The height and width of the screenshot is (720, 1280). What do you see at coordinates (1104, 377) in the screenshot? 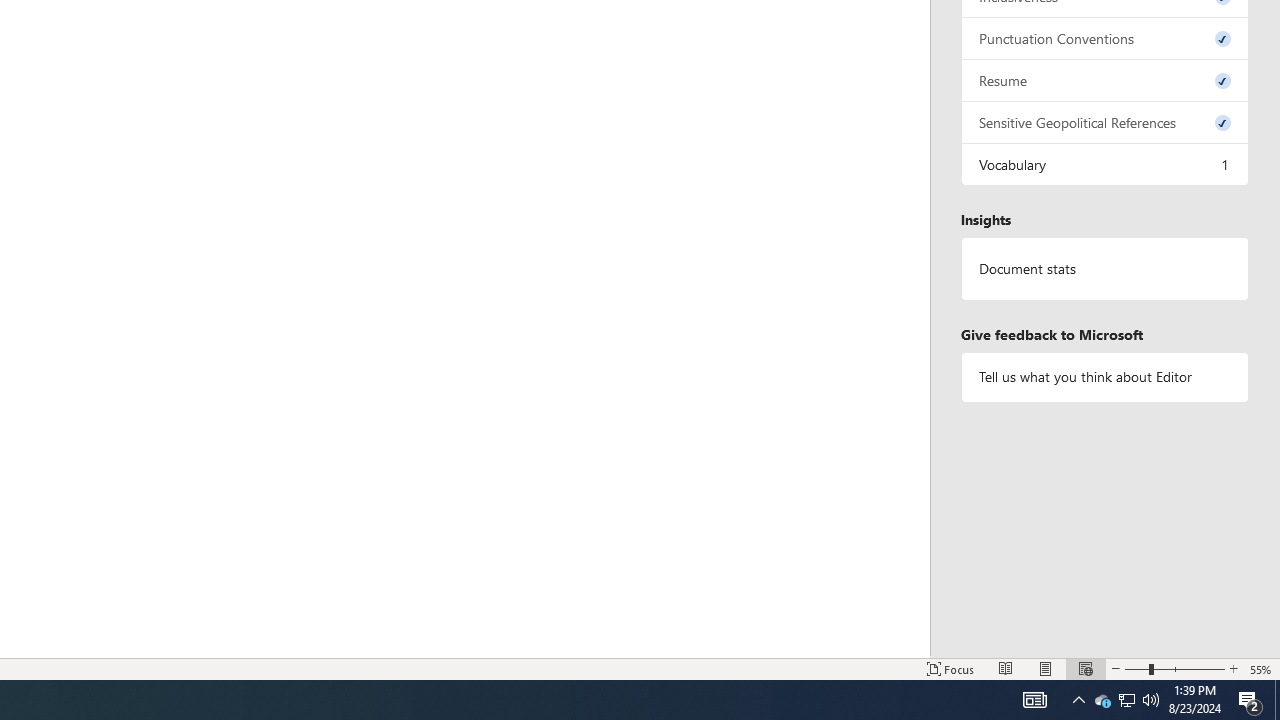
I see `'Tell us what you think about Editor'` at bounding box center [1104, 377].